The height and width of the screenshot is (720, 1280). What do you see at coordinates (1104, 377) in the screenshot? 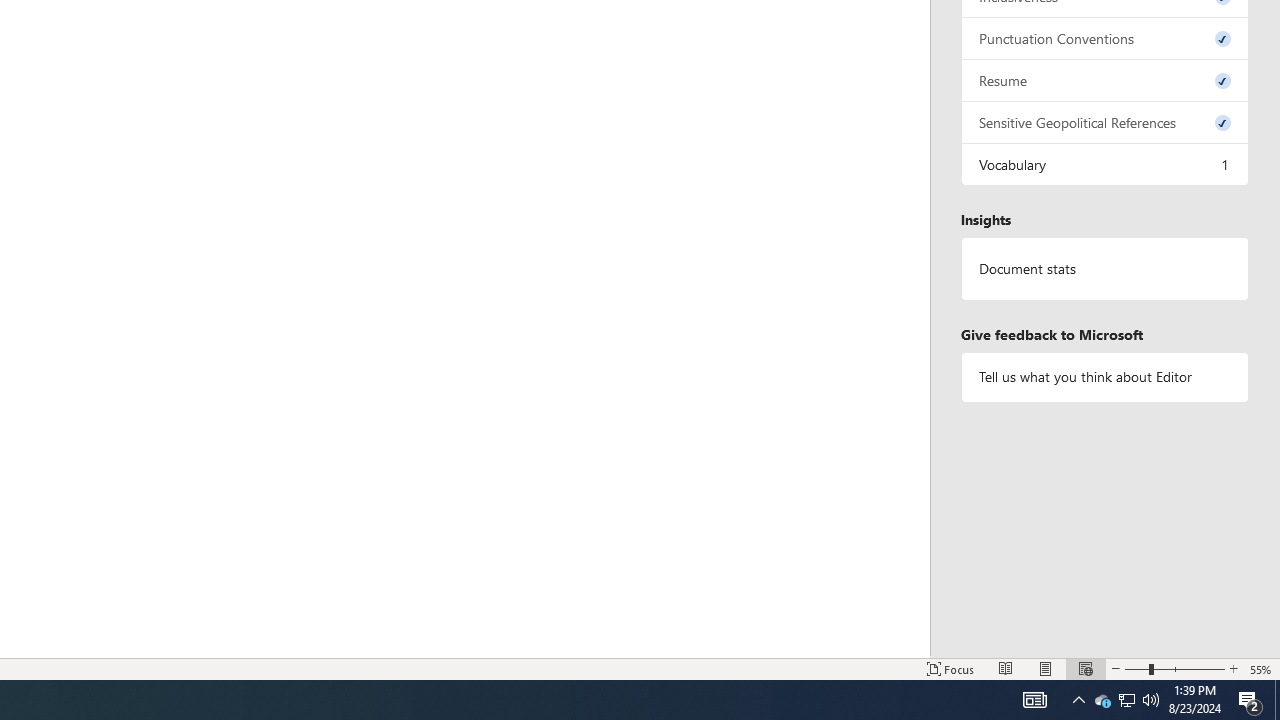
I see `'Tell us what you think about Editor'` at bounding box center [1104, 377].